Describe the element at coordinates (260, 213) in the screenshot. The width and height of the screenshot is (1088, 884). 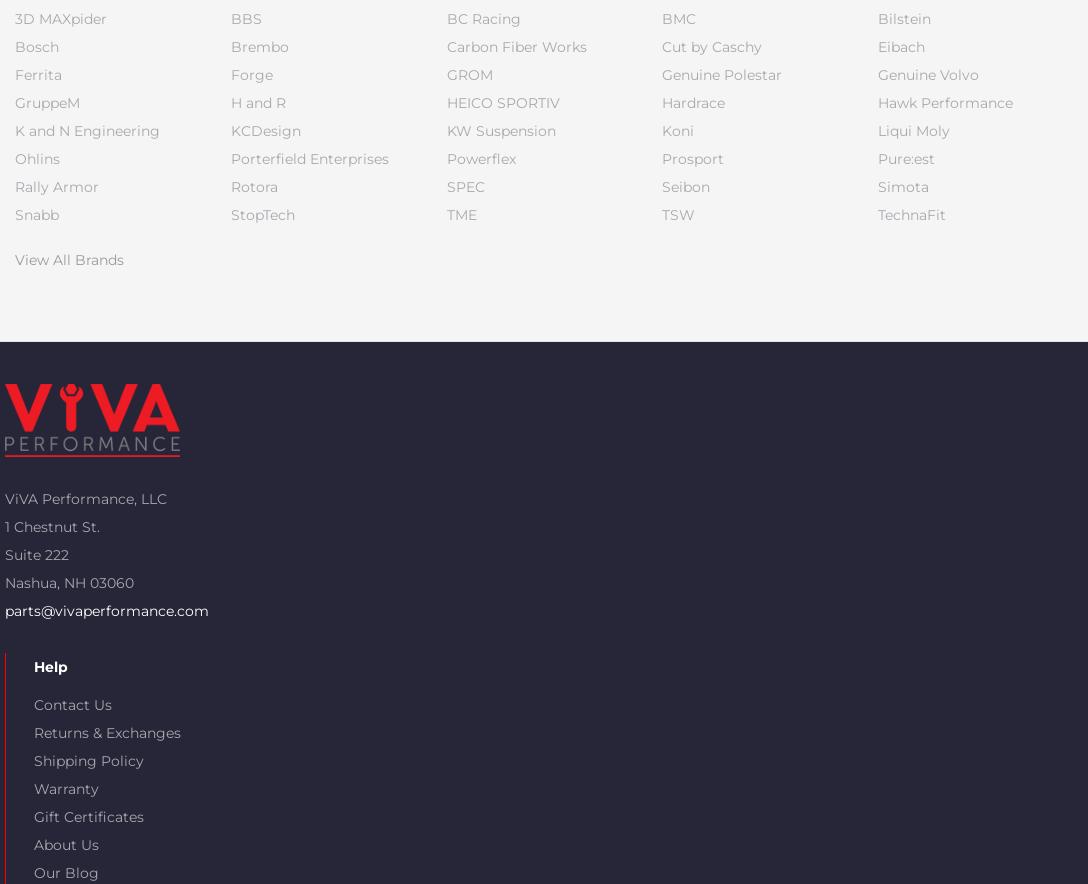
I see `'StopTech'` at that location.